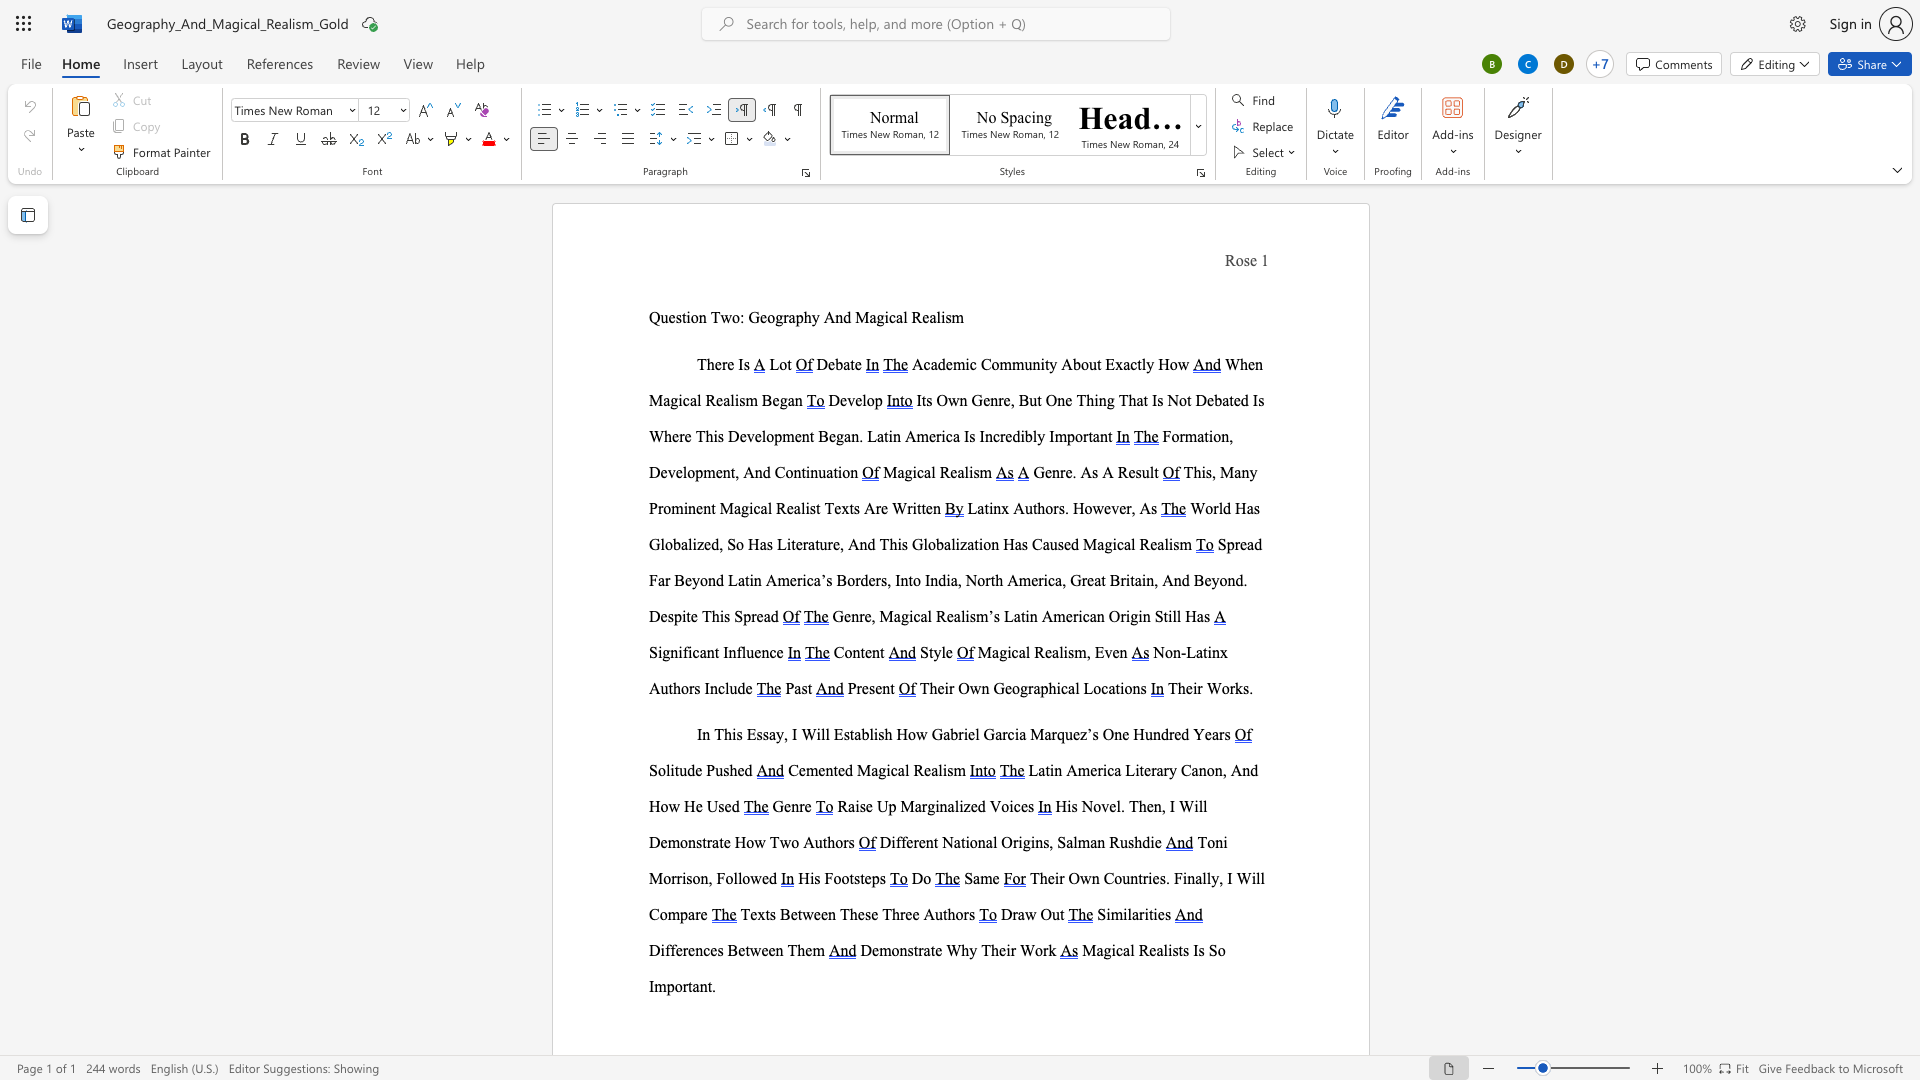 Image resolution: width=1920 pixels, height=1080 pixels. What do you see at coordinates (1057, 507) in the screenshot?
I see `the space between the continuous character "r" and "s" in the text` at bounding box center [1057, 507].